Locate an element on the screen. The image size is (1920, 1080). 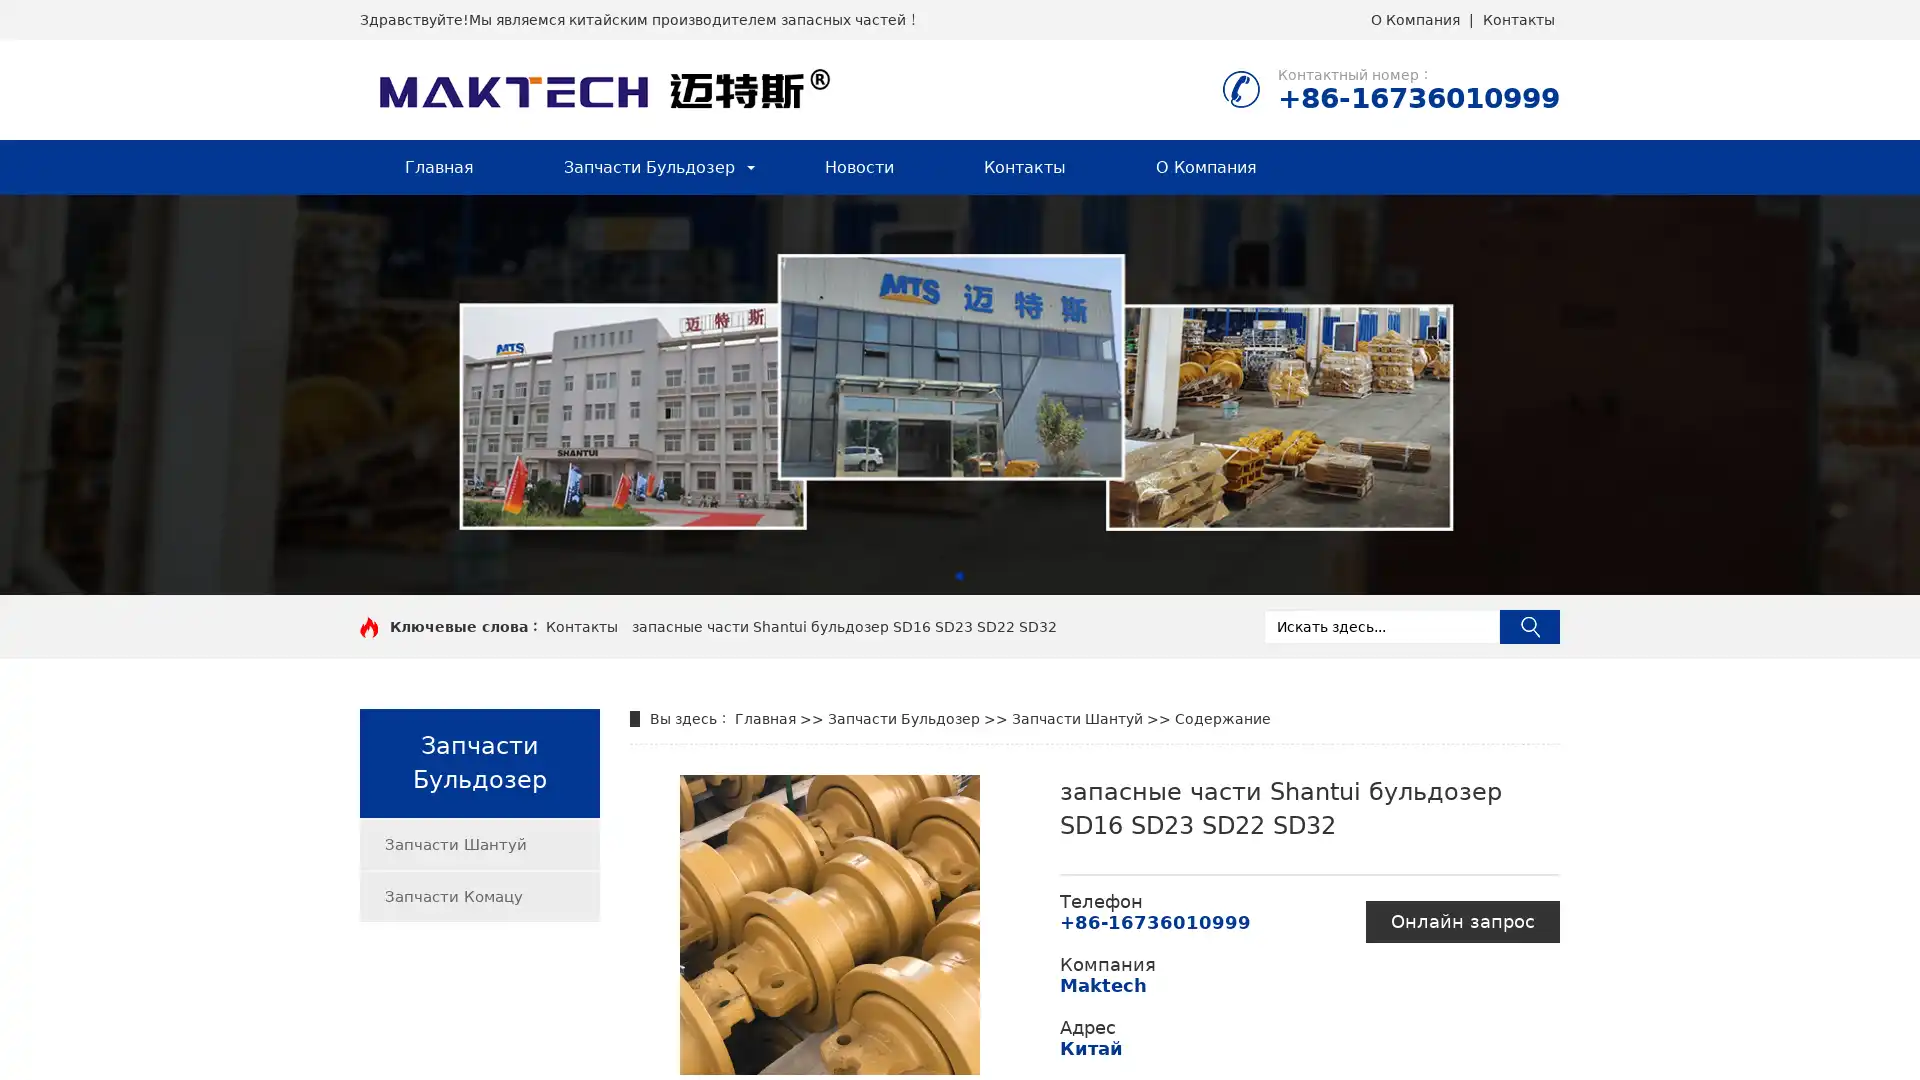
Go to slide 1 is located at coordinates (960, 575).